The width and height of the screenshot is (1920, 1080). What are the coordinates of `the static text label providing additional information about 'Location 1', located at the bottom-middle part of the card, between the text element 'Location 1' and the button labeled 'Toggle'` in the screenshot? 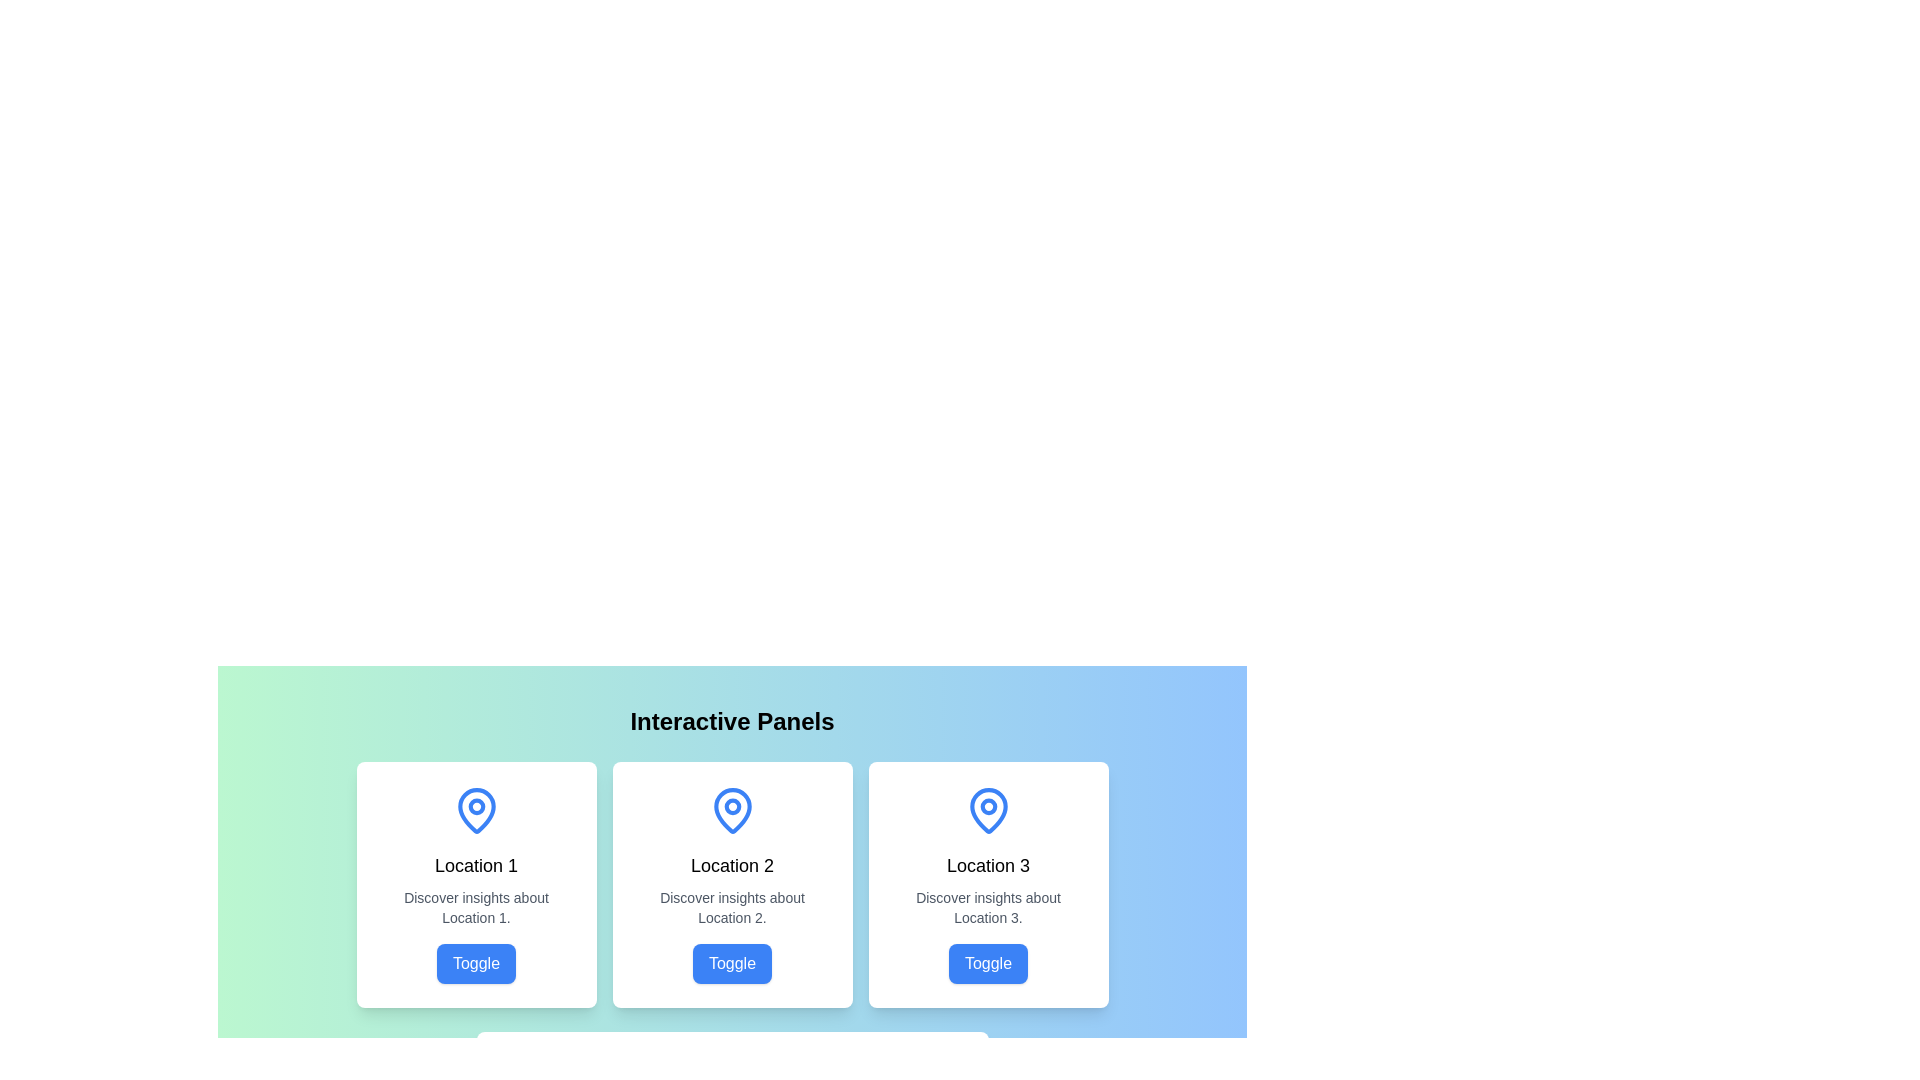 It's located at (475, 907).